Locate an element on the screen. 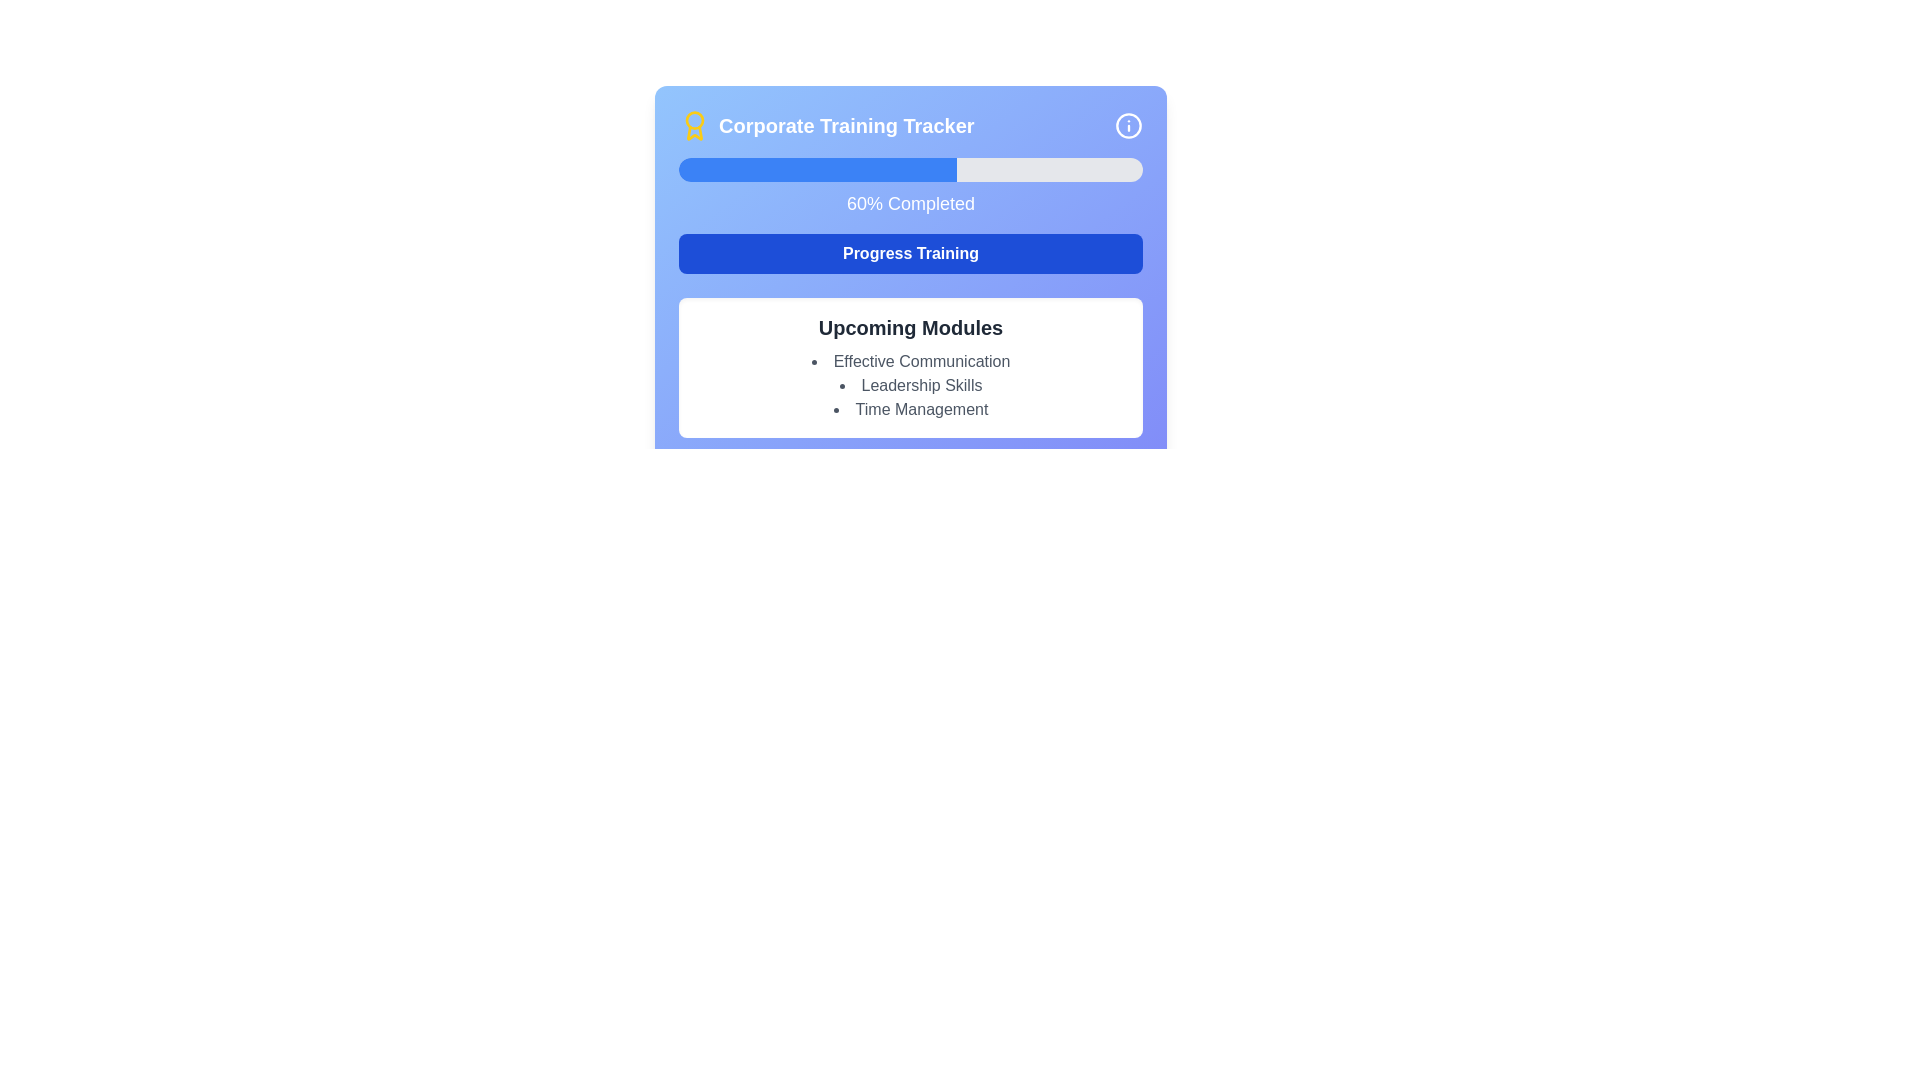 The width and height of the screenshot is (1920, 1080). the button labeled 'Progress Training' with a blue background to initiate progression is located at coordinates (910, 253).